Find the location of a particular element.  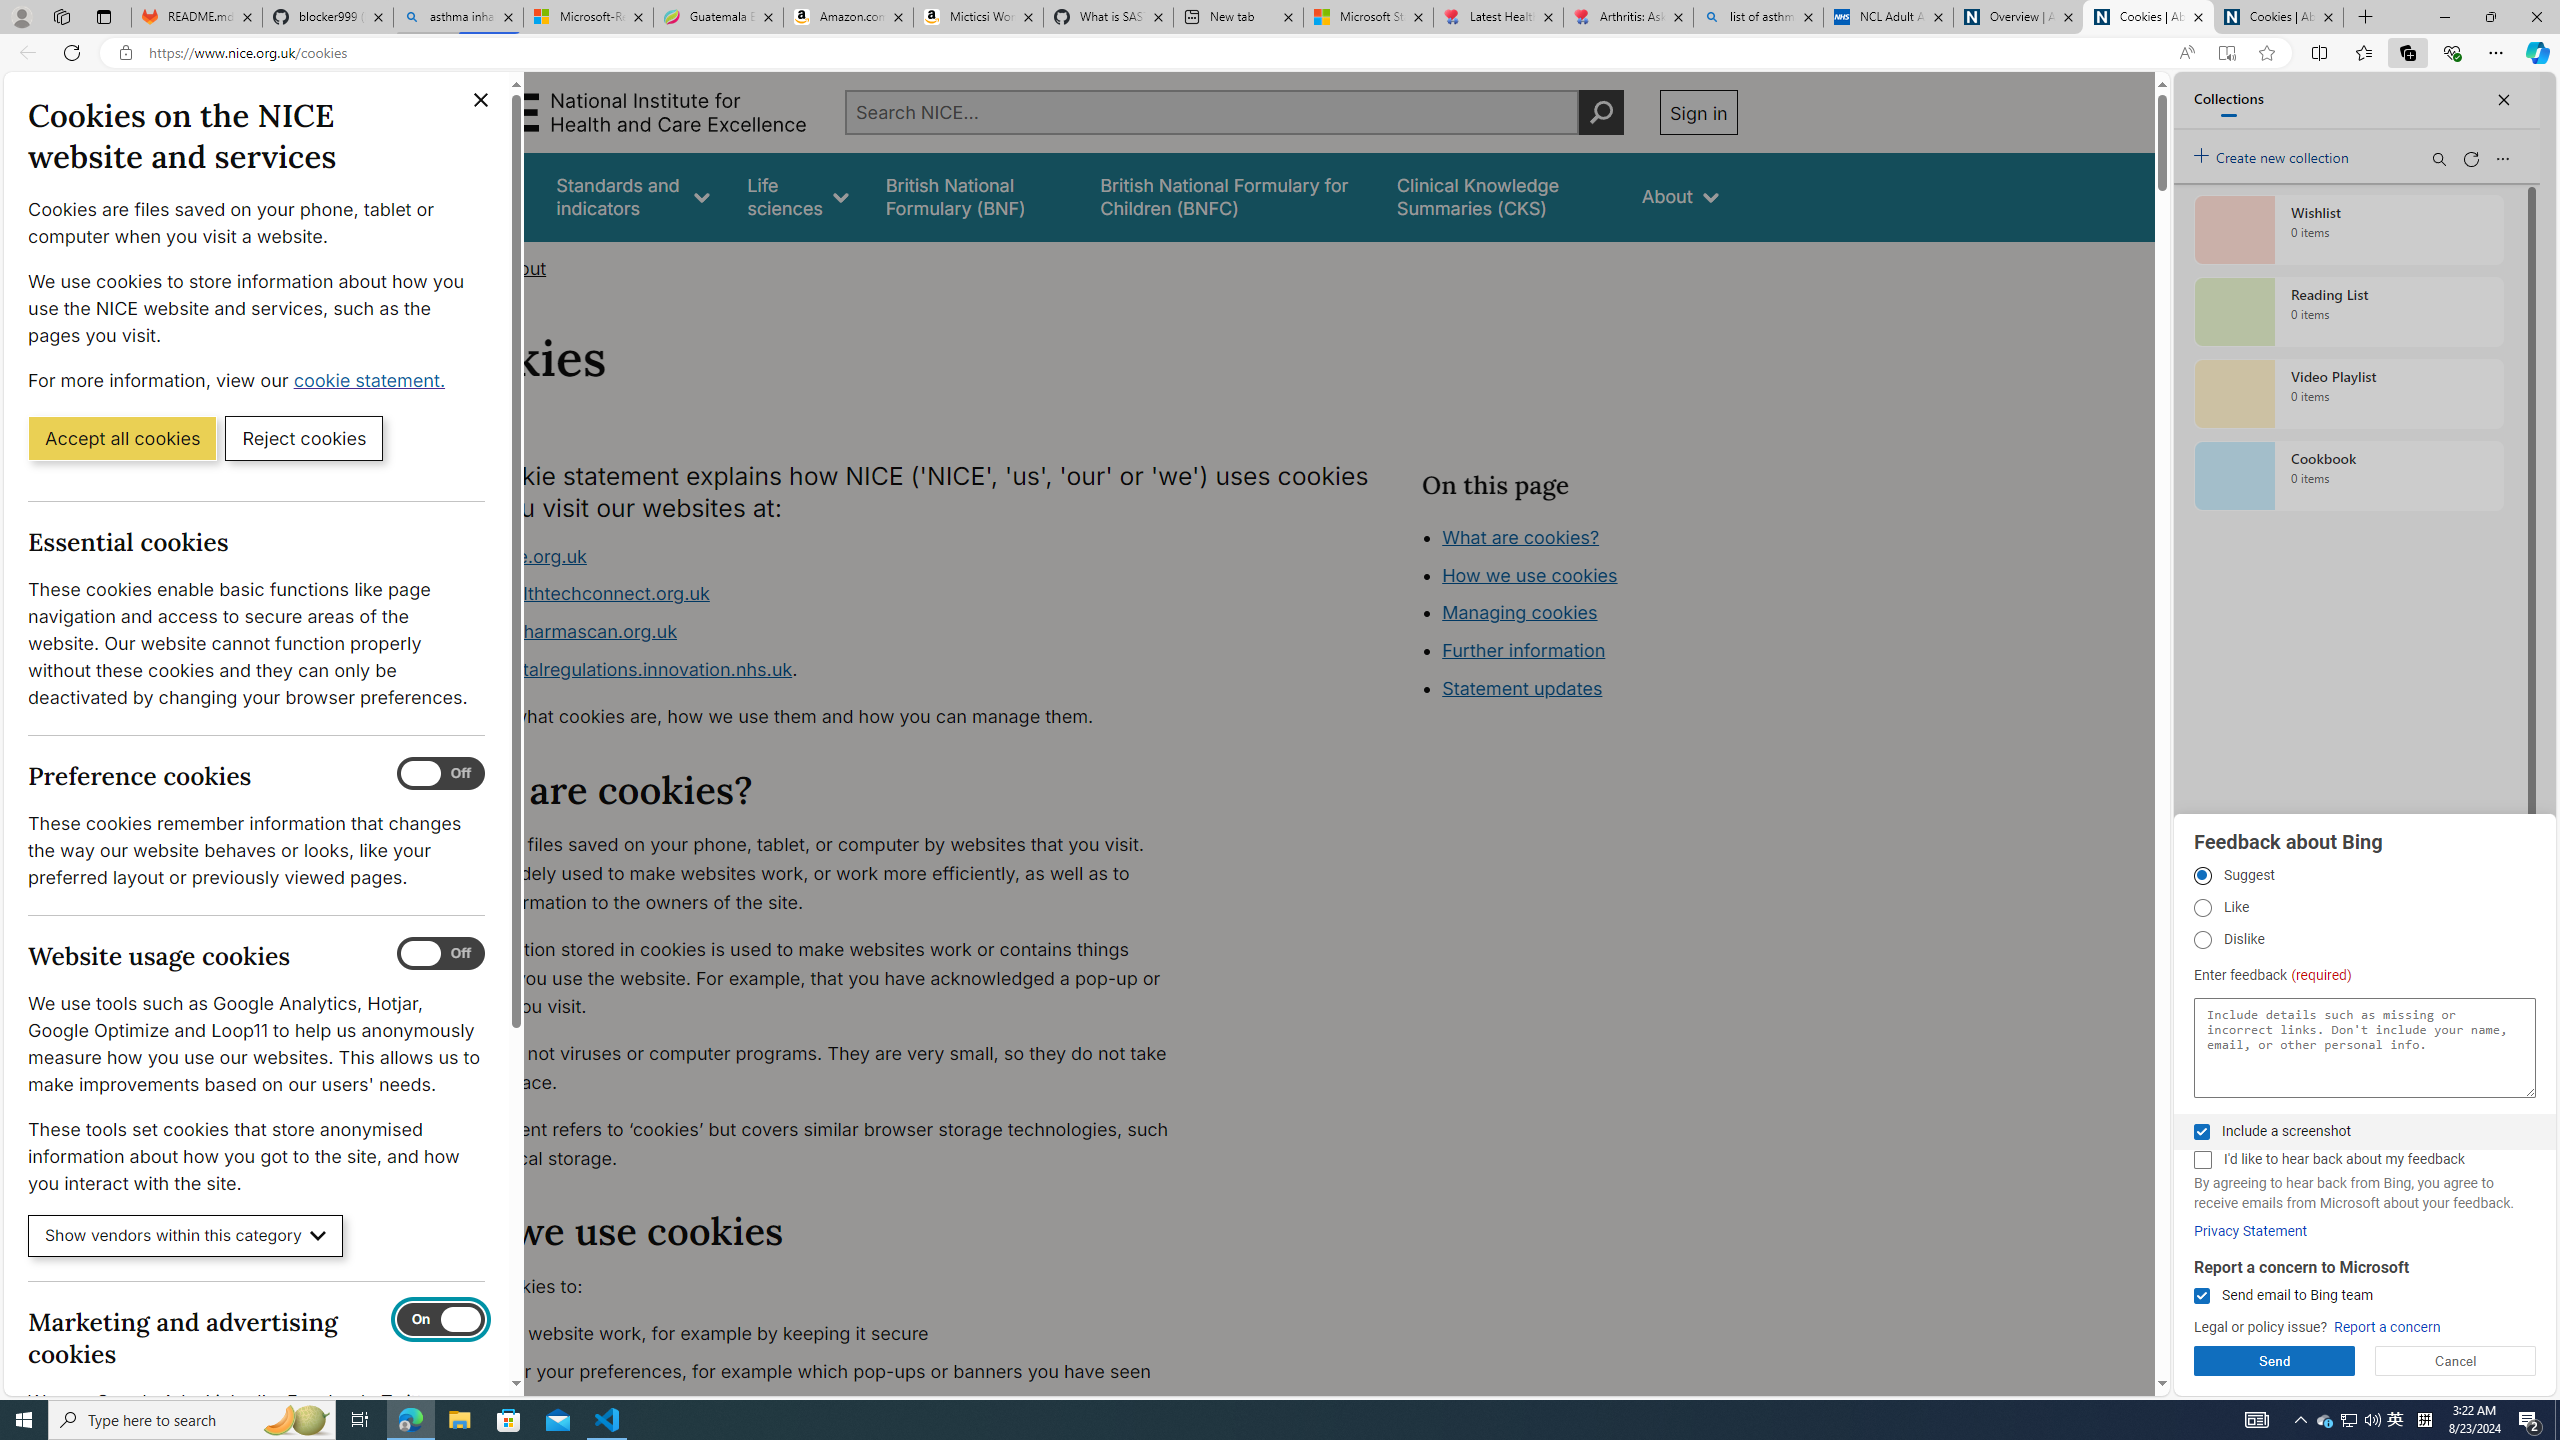

'cookie statement. (Opens in a new window)' is located at coordinates (371, 379).